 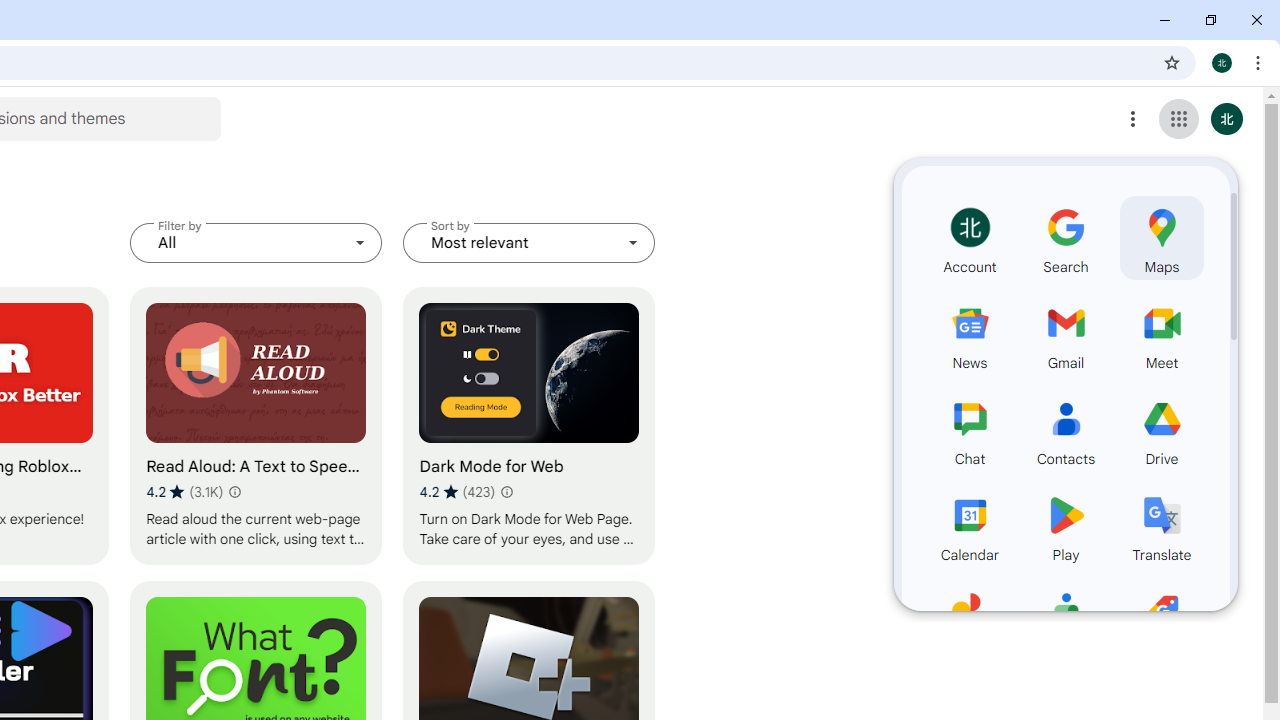 What do you see at coordinates (456, 491) in the screenshot?
I see `'Average rating 4.2 out of 5 stars. 423 ratings.'` at bounding box center [456, 491].